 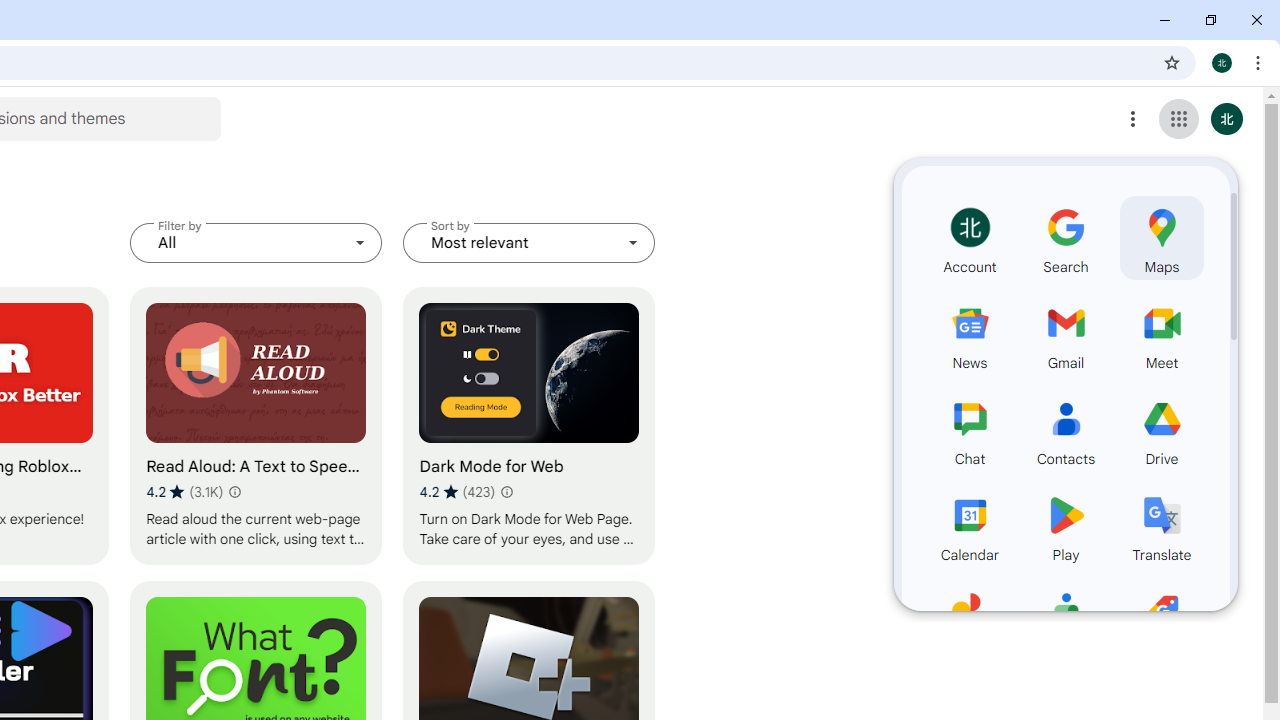 What do you see at coordinates (456, 491) in the screenshot?
I see `'Average rating 4.2 out of 5 stars. 423 ratings.'` at bounding box center [456, 491].